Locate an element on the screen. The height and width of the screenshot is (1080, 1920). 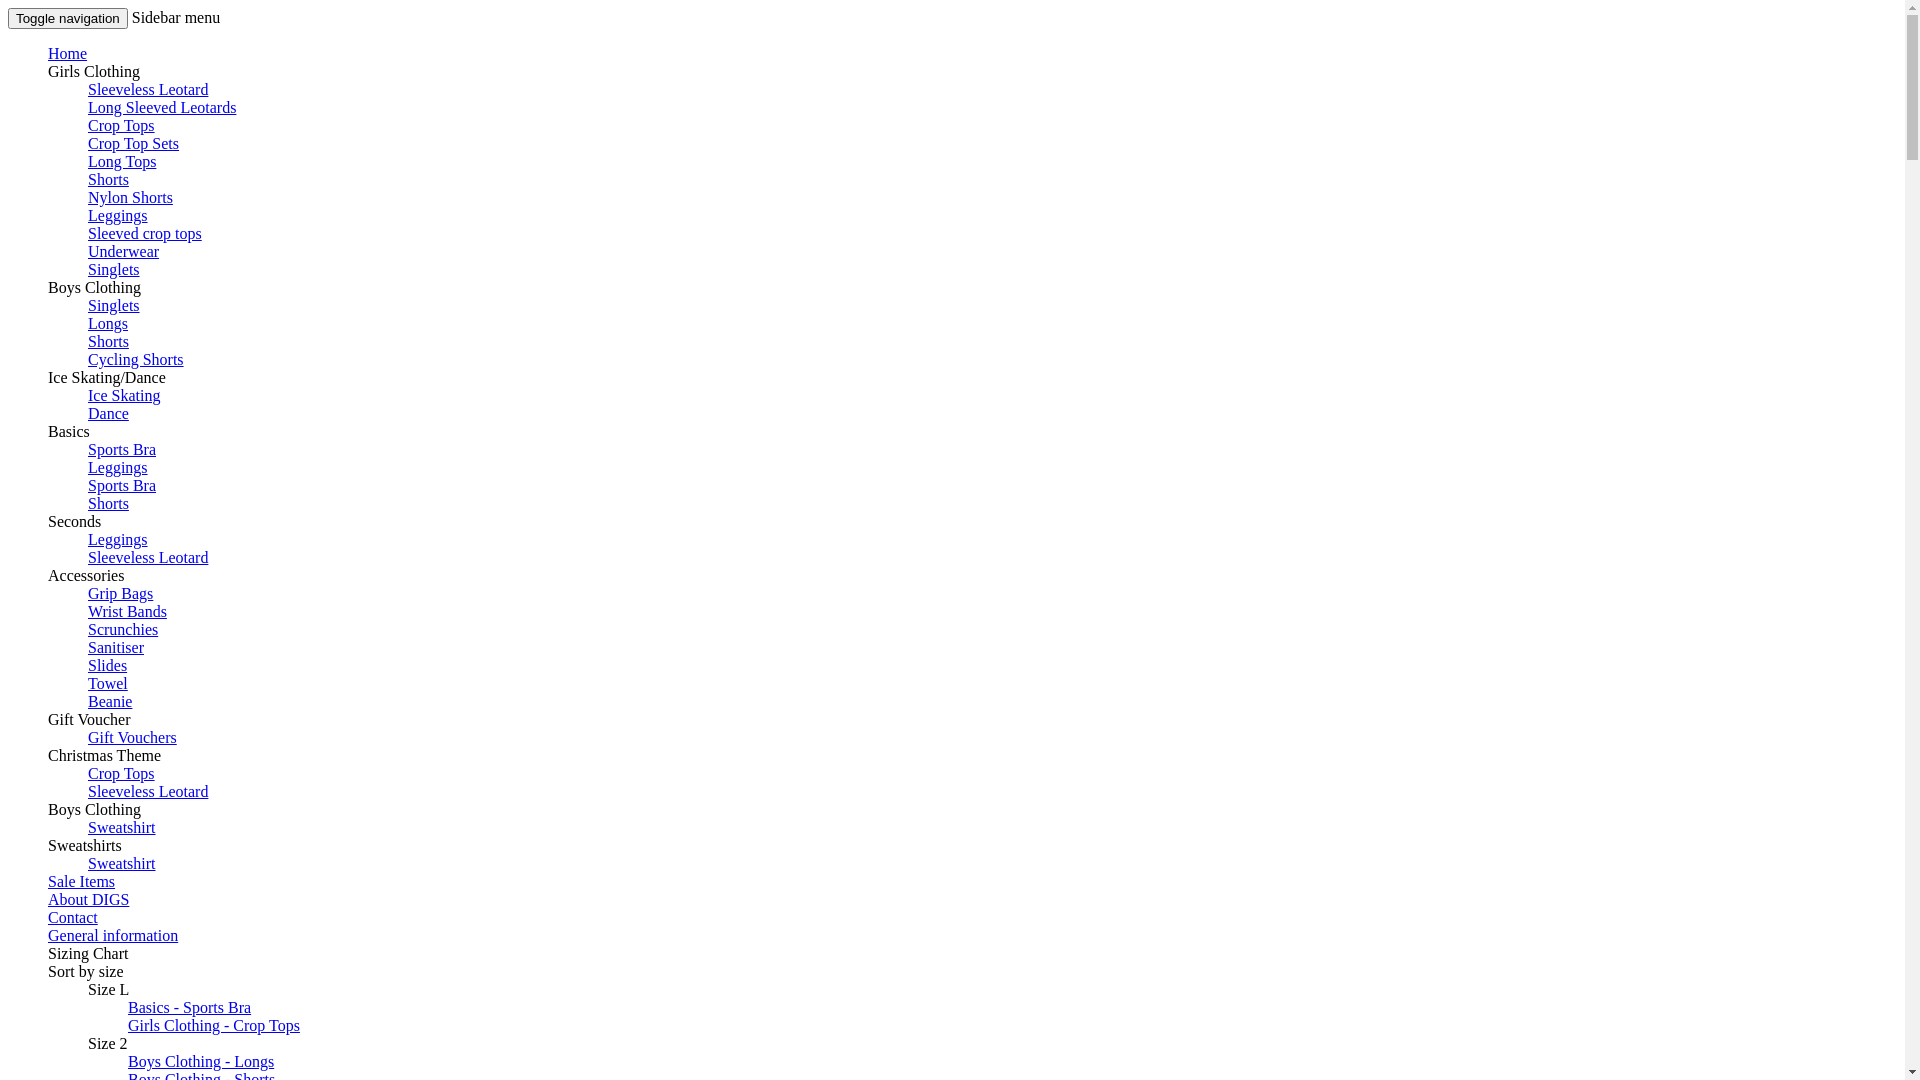
'Basics - Sports Bra' is located at coordinates (127, 1007).